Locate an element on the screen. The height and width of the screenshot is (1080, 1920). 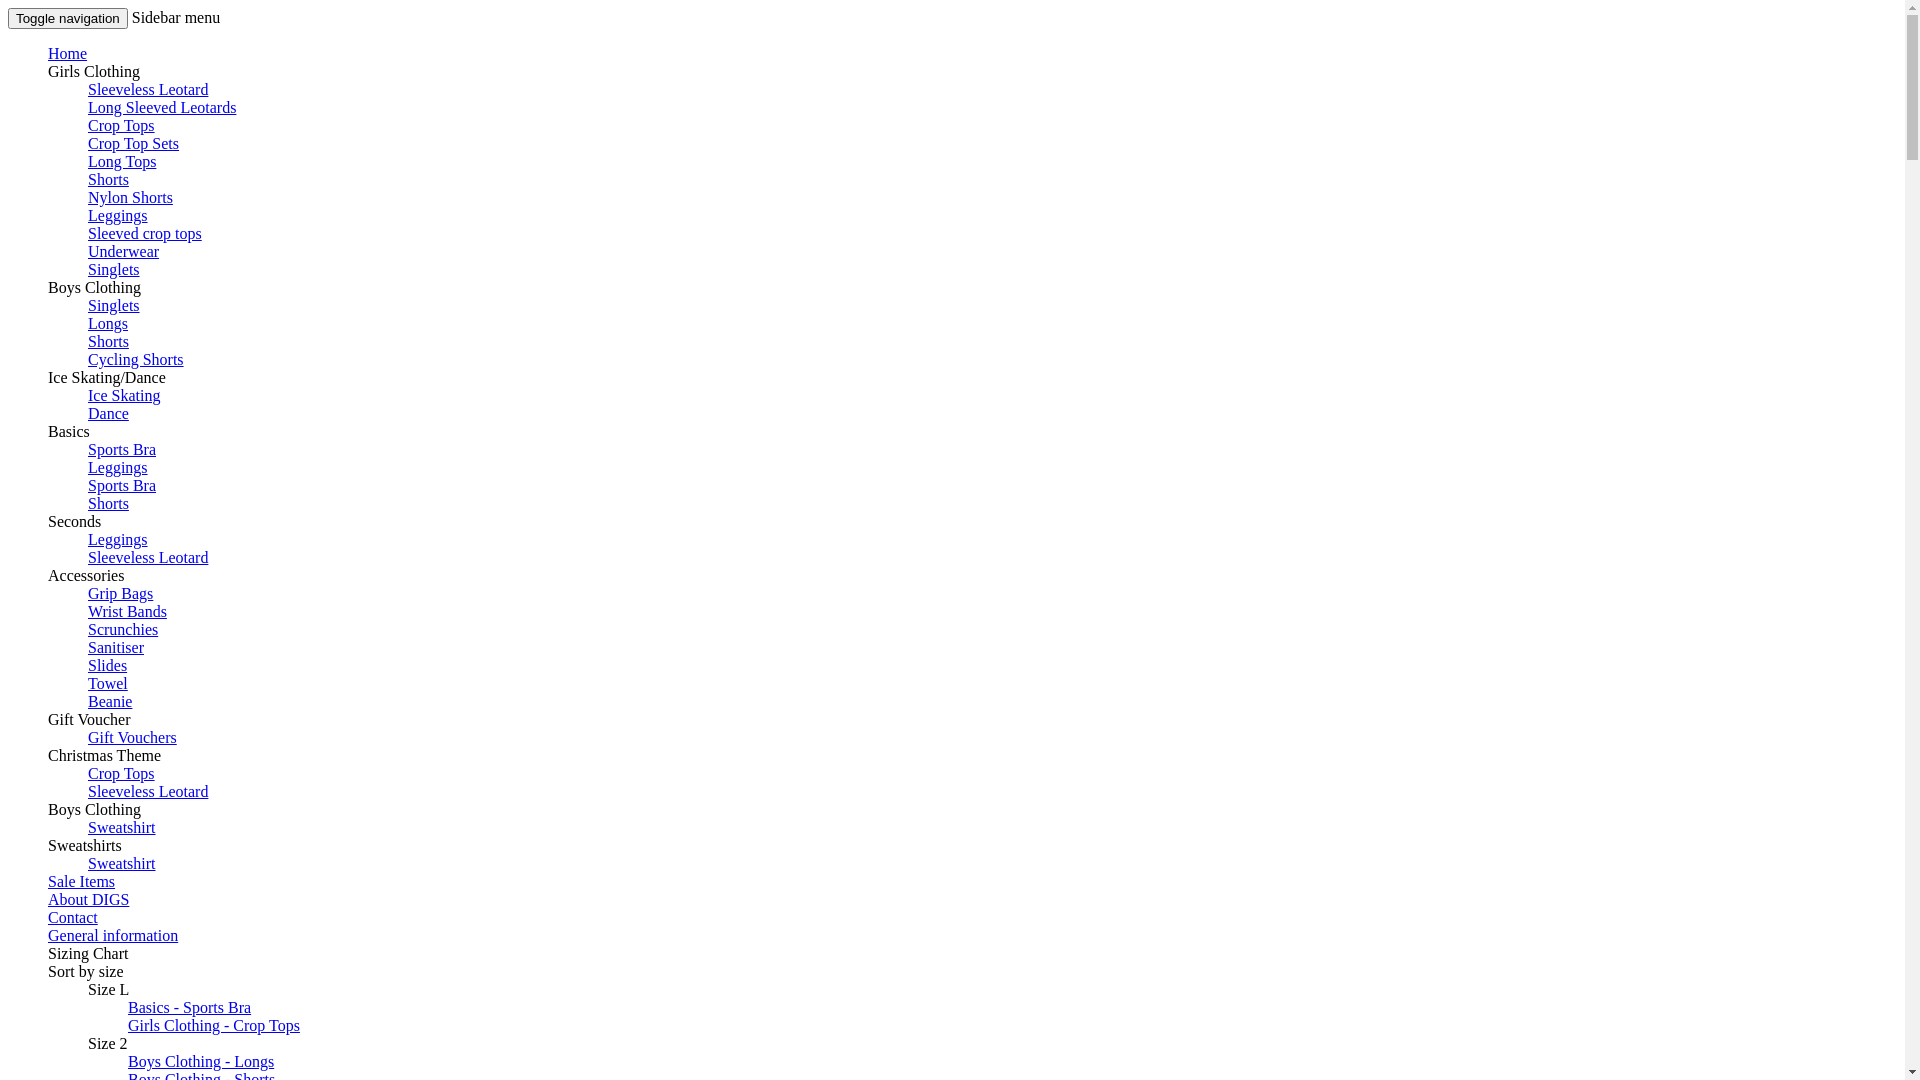
'Basics - Sports Bra' is located at coordinates (127, 1007).